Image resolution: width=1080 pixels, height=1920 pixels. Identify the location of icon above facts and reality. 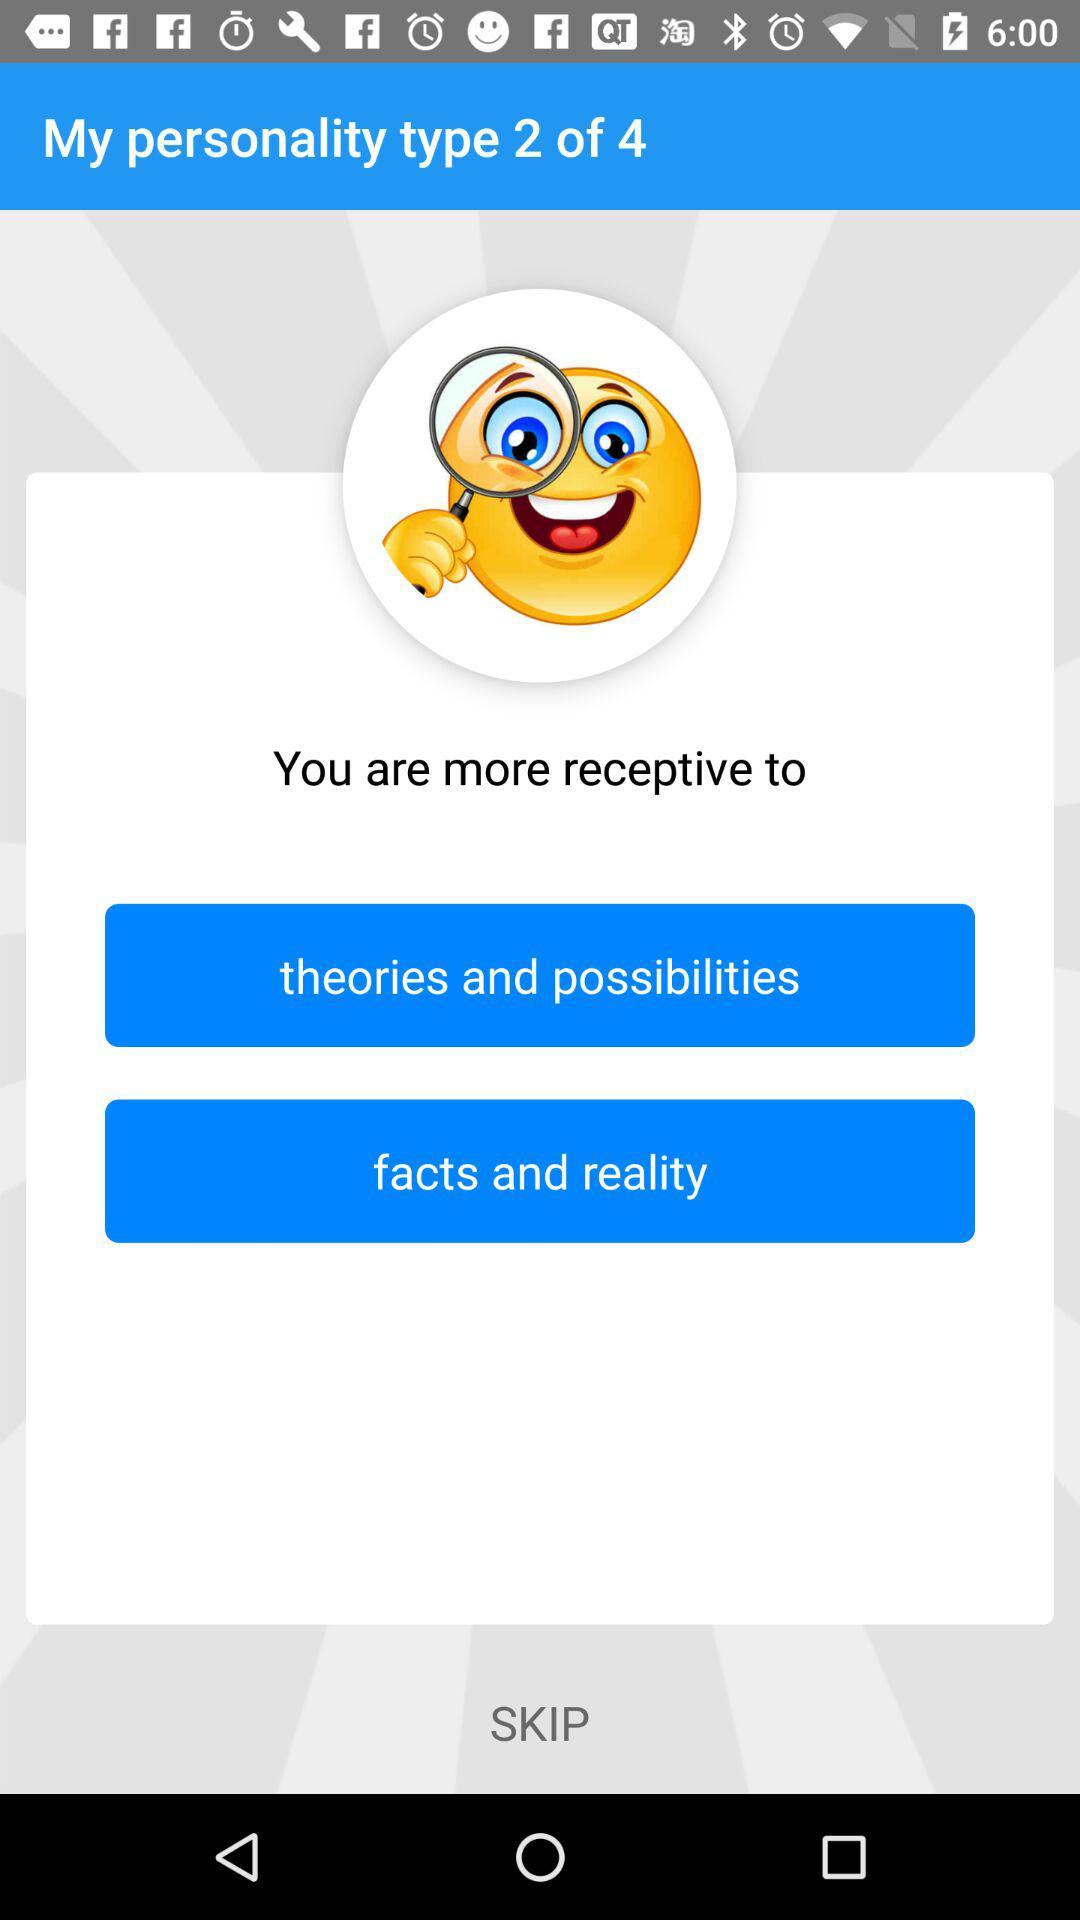
(540, 975).